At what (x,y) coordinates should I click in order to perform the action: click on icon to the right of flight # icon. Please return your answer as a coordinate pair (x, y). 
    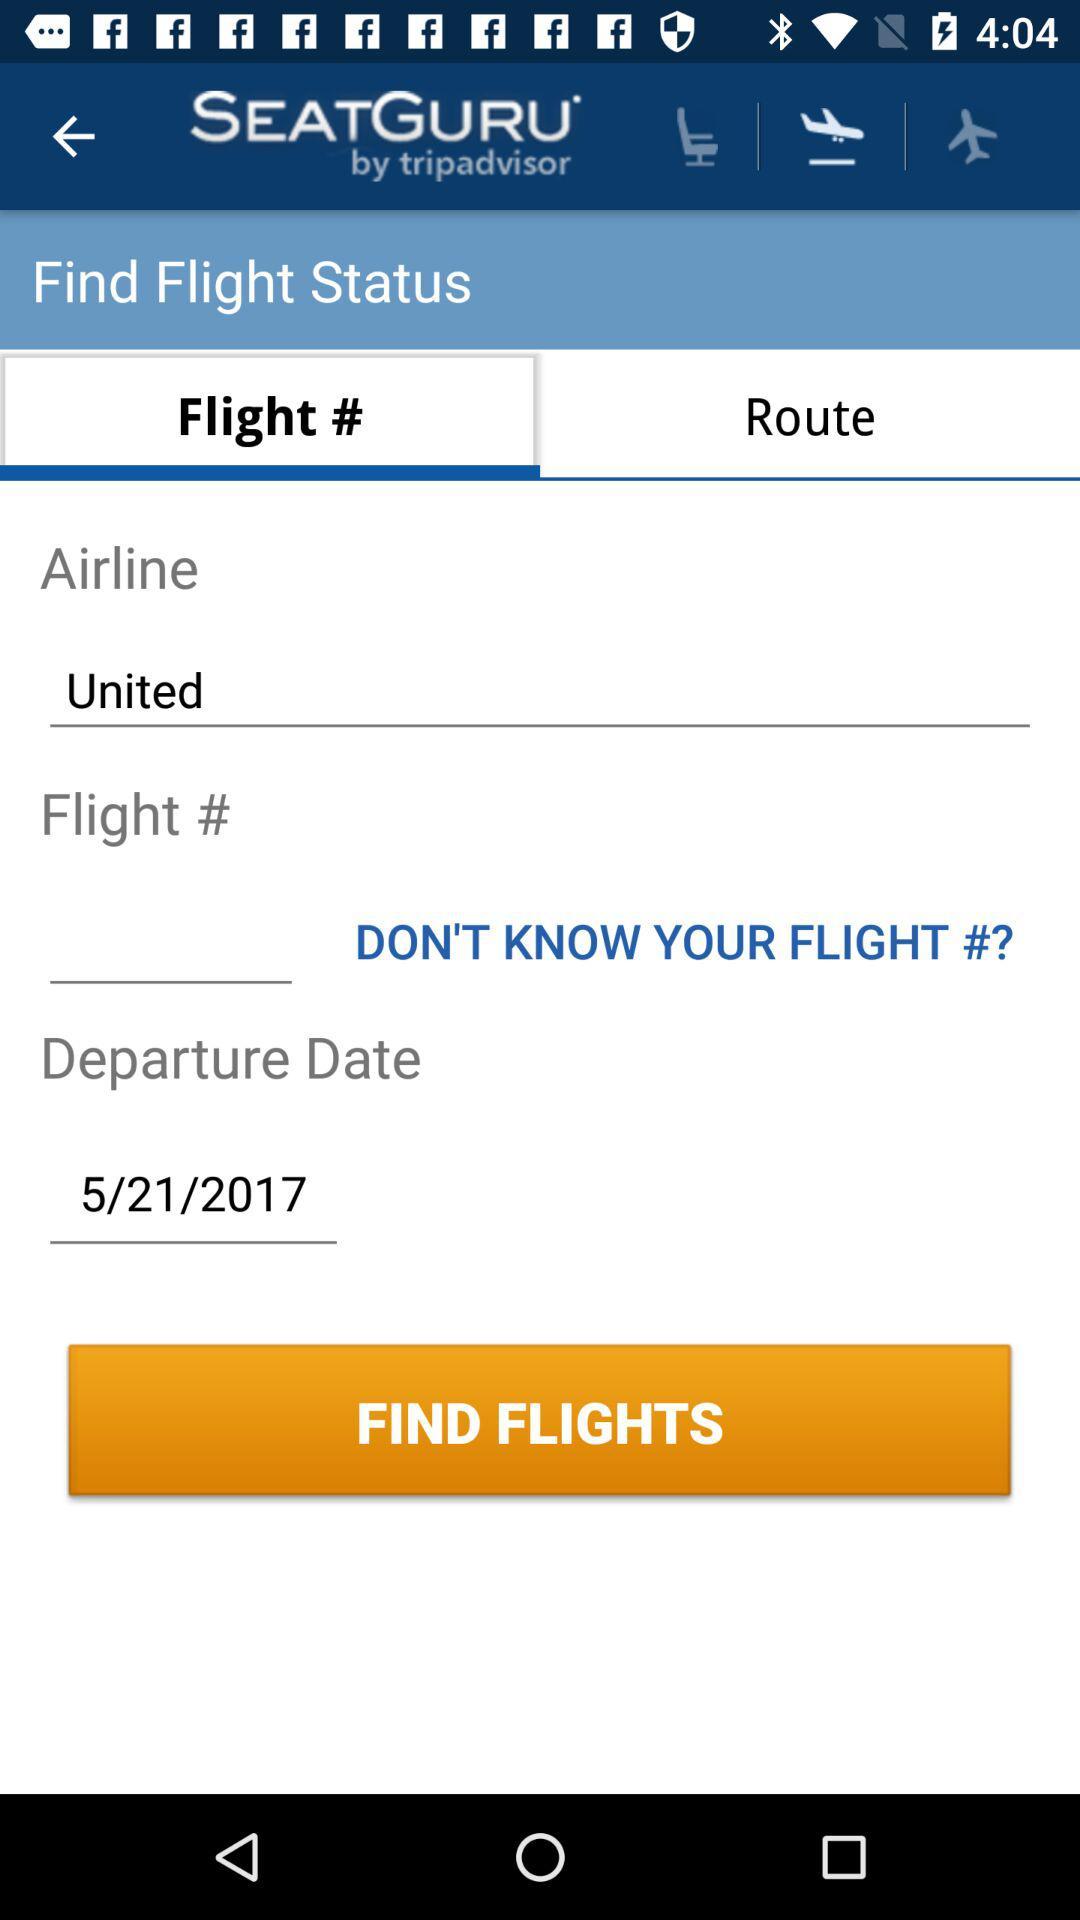
    Looking at the image, I should click on (810, 414).